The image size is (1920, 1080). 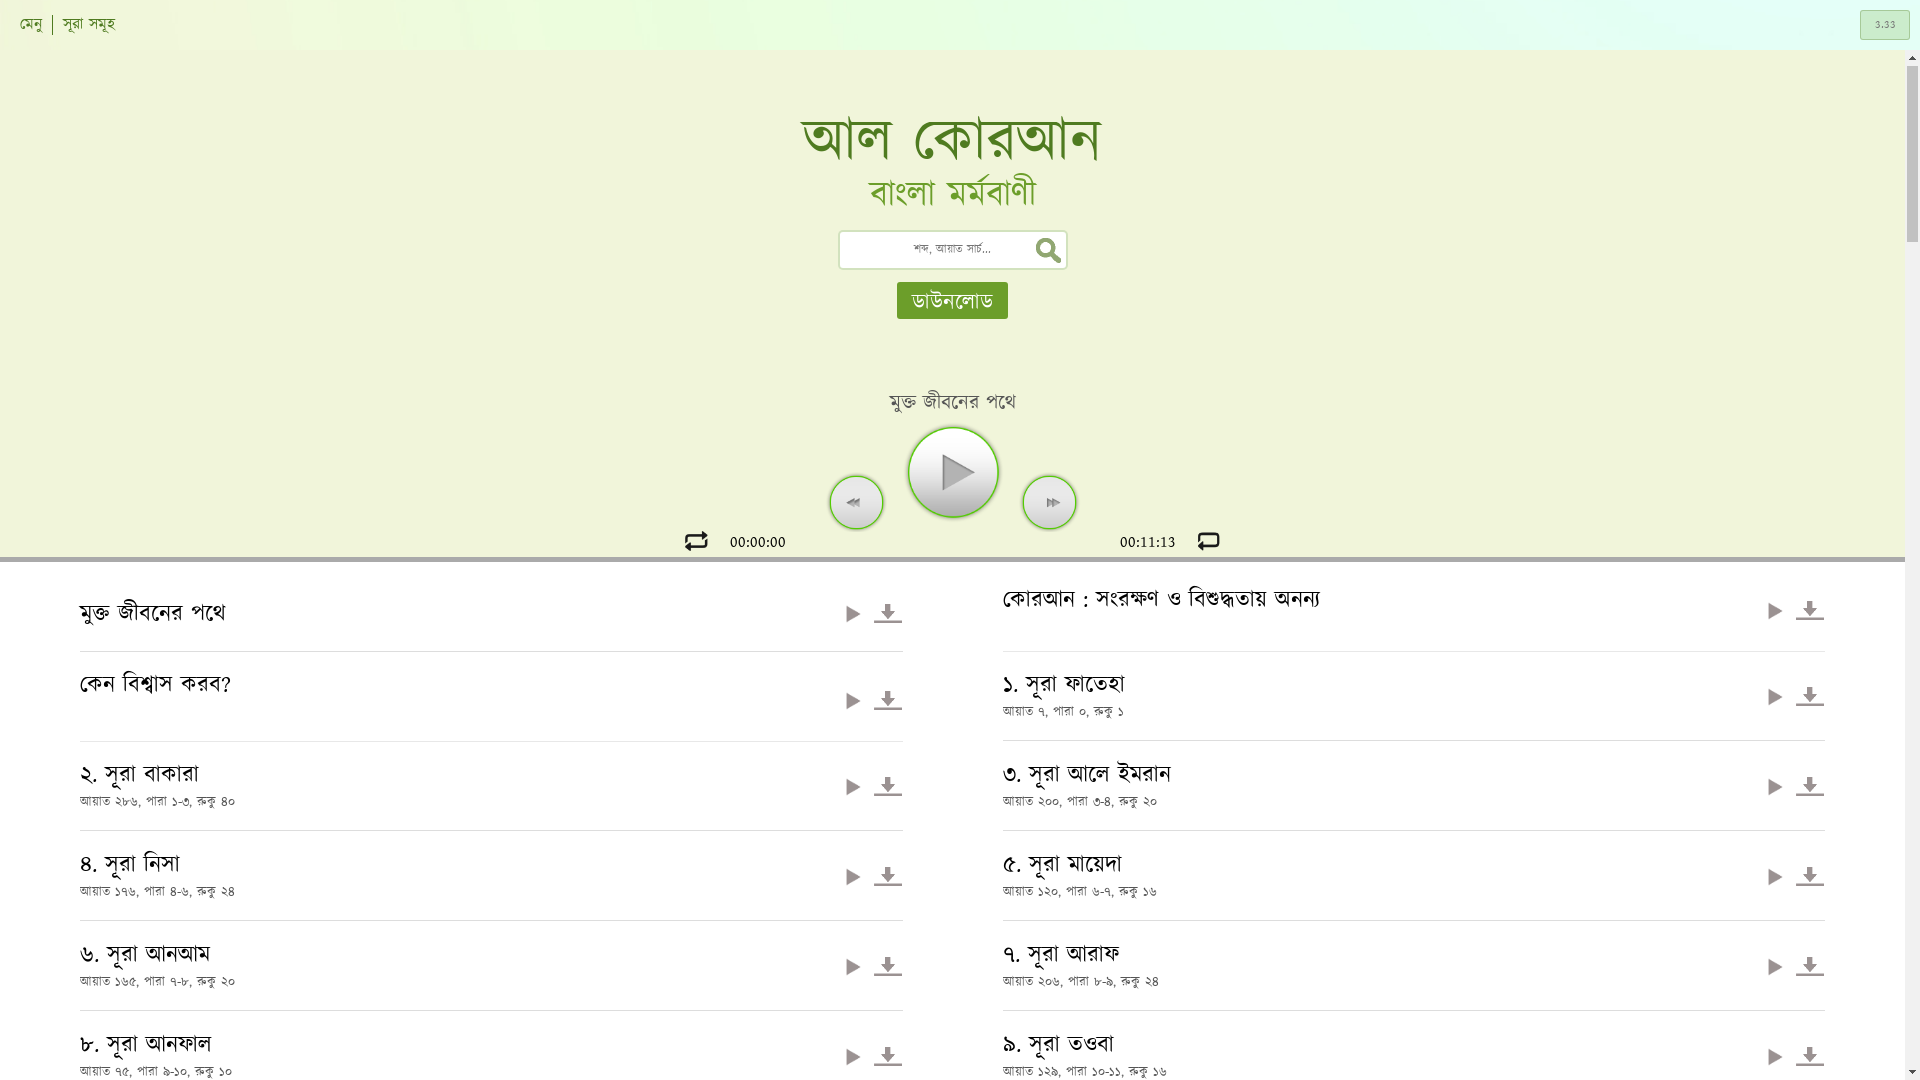 What do you see at coordinates (1809, 785) in the screenshot?
I see `'Download'` at bounding box center [1809, 785].